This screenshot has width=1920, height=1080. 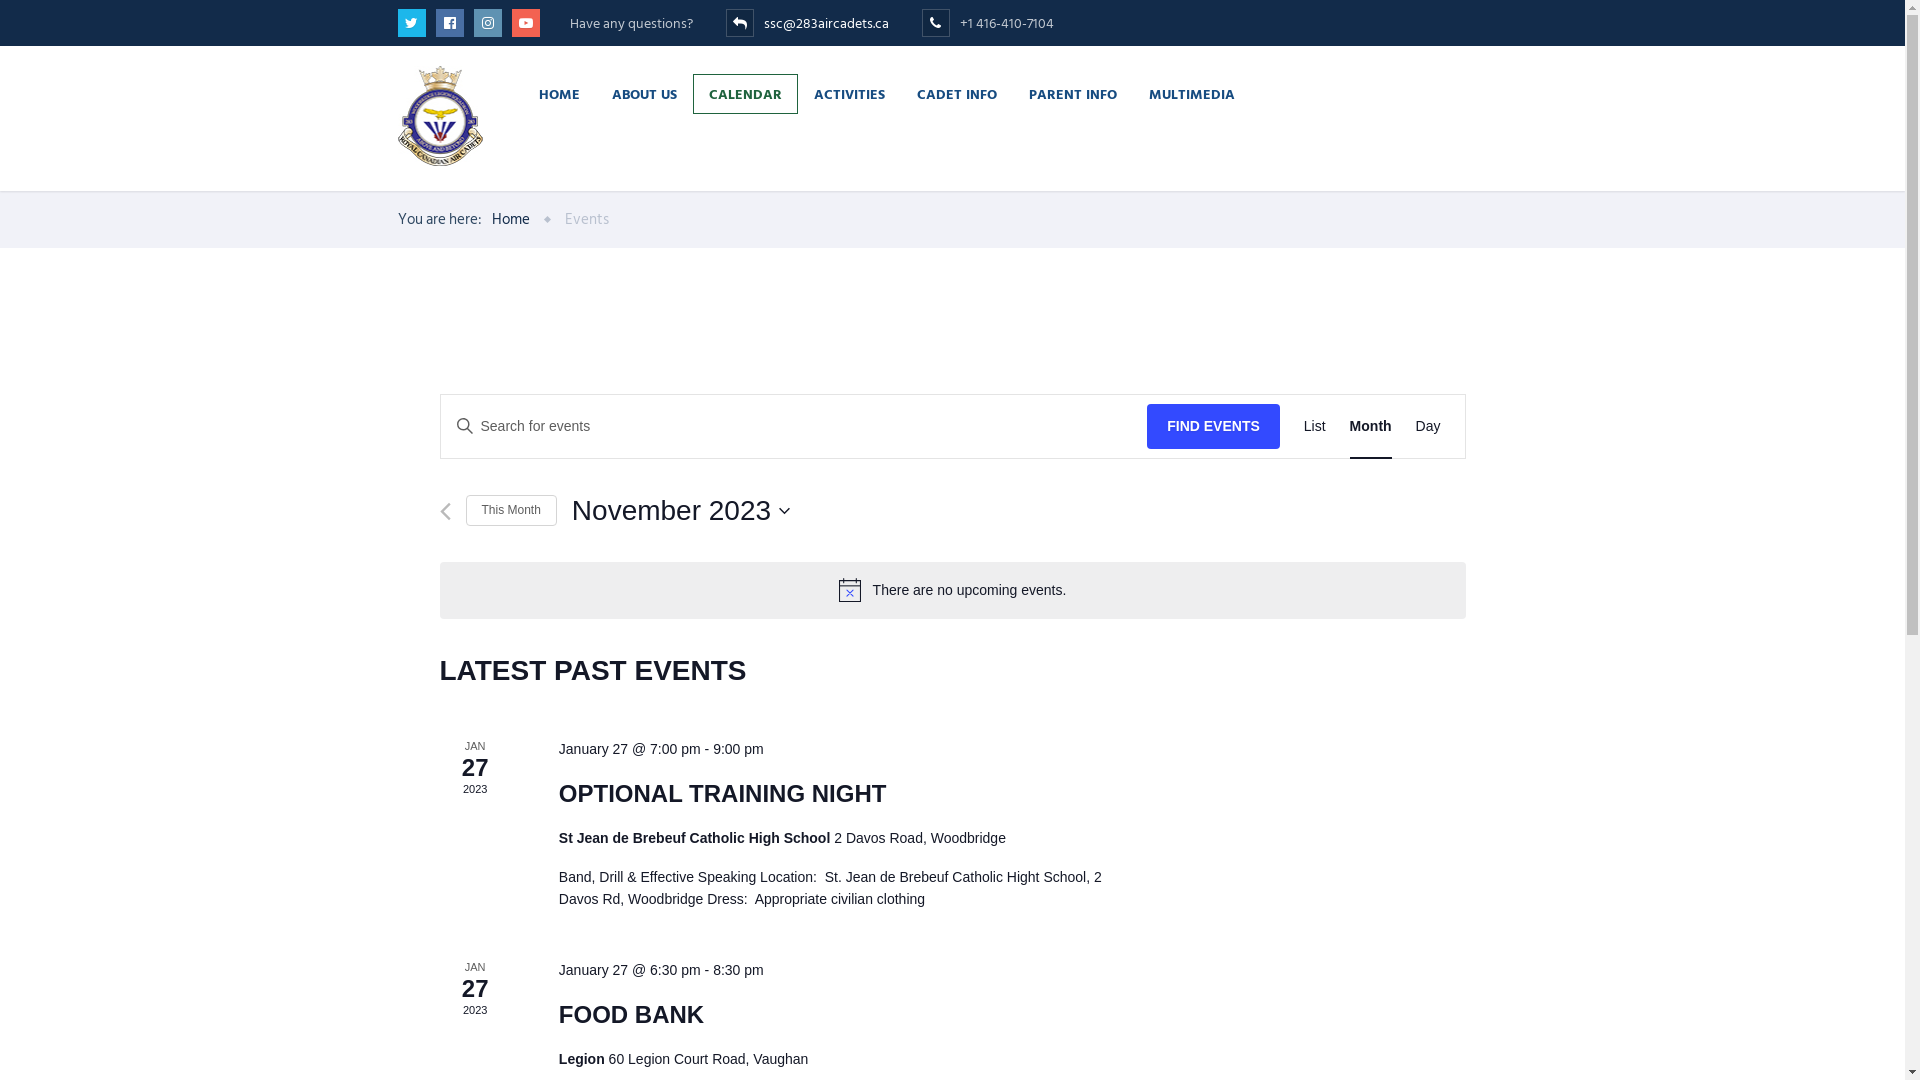 I want to click on 'FIND EVENTS', so click(x=1212, y=425).